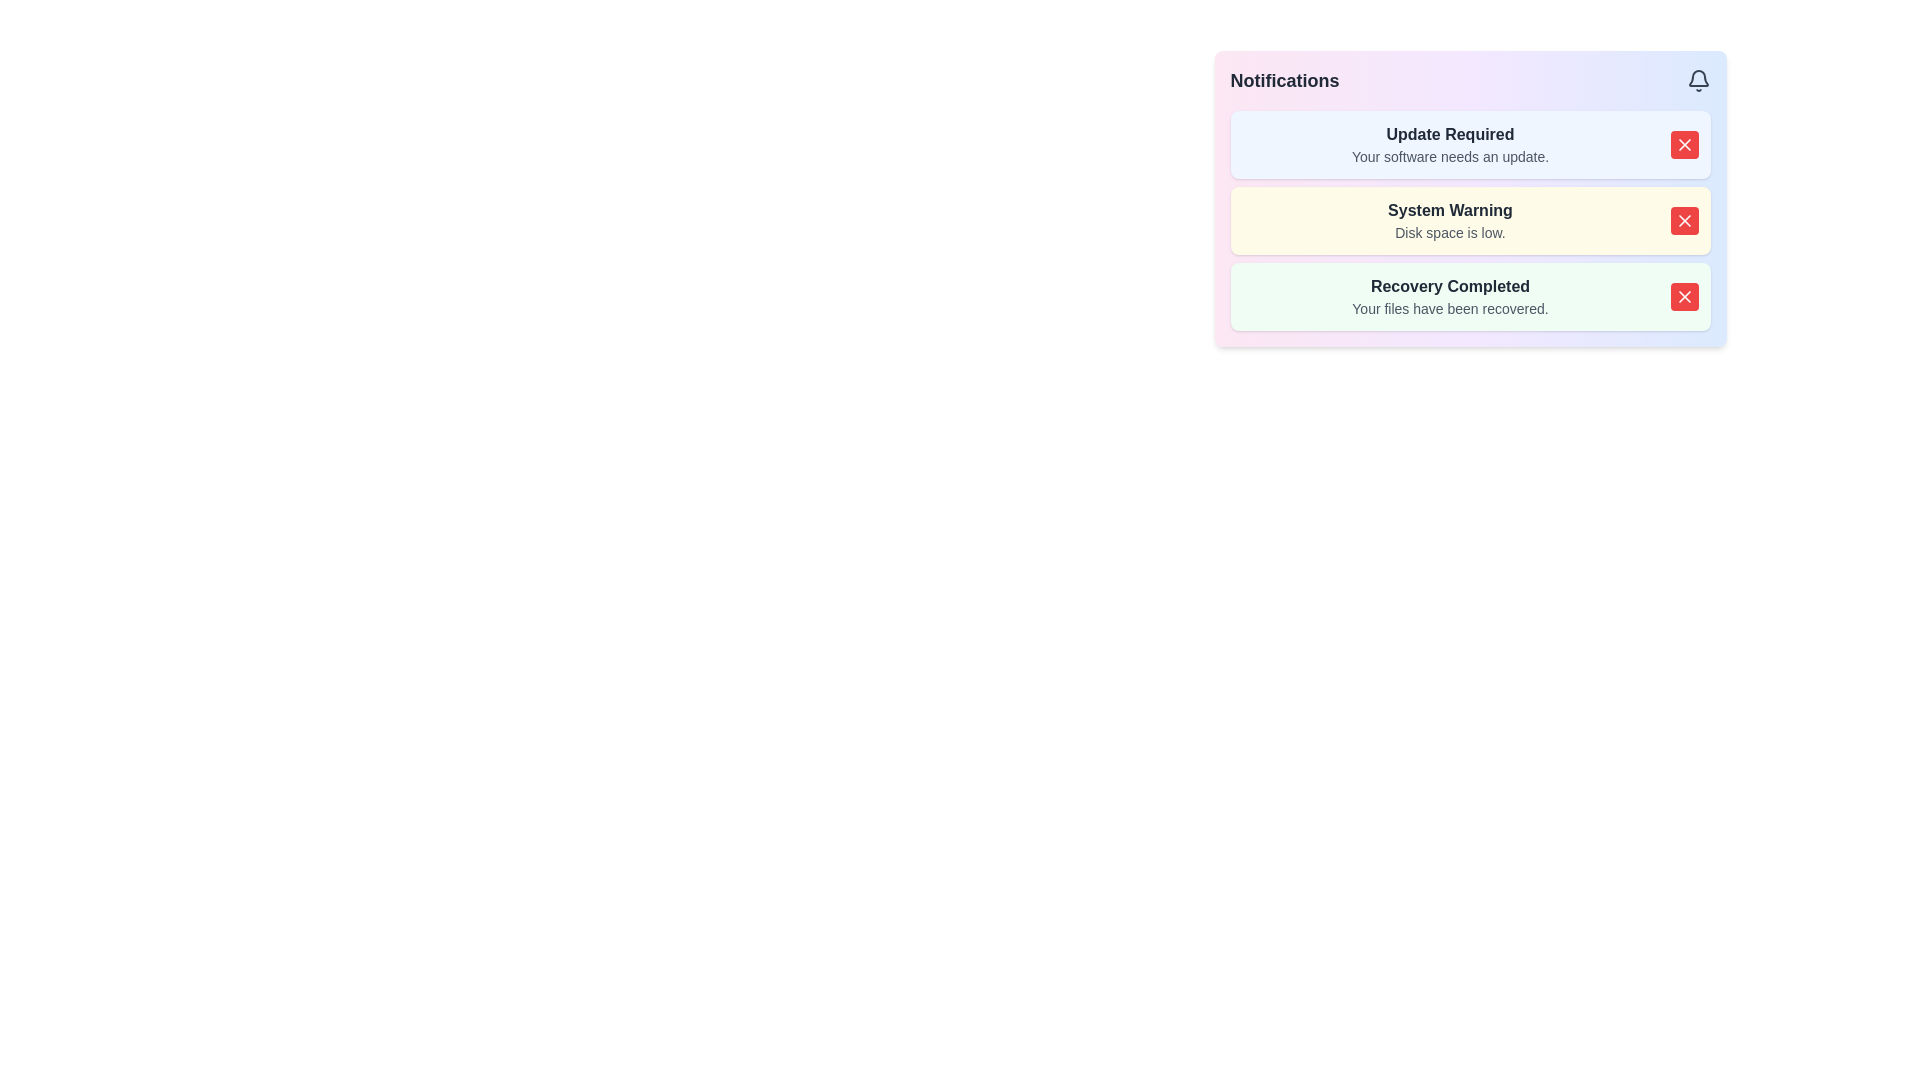 The image size is (1920, 1080). What do you see at coordinates (1450, 220) in the screenshot?
I see `the system notification message about low disk space, located in the central region of the second notification card in the right-center of the interface` at bounding box center [1450, 220].